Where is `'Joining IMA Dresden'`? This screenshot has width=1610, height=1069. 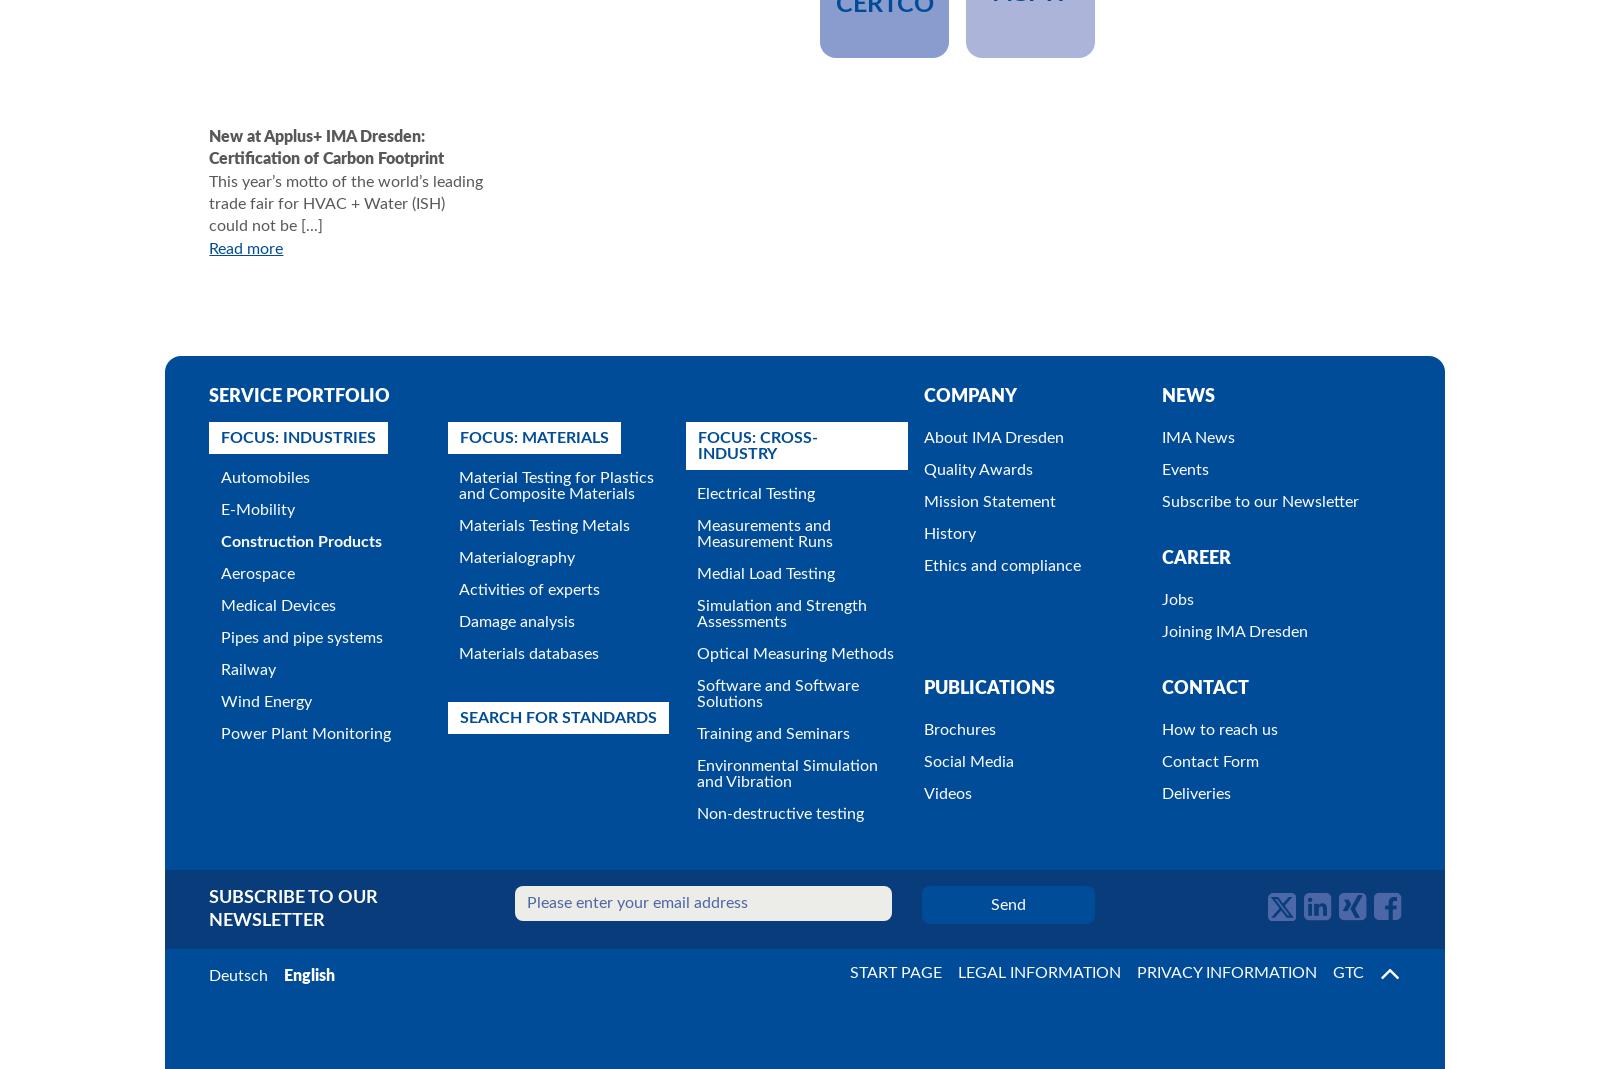 'Joining IMA Dresden' is located at coordinates (1234, 631).